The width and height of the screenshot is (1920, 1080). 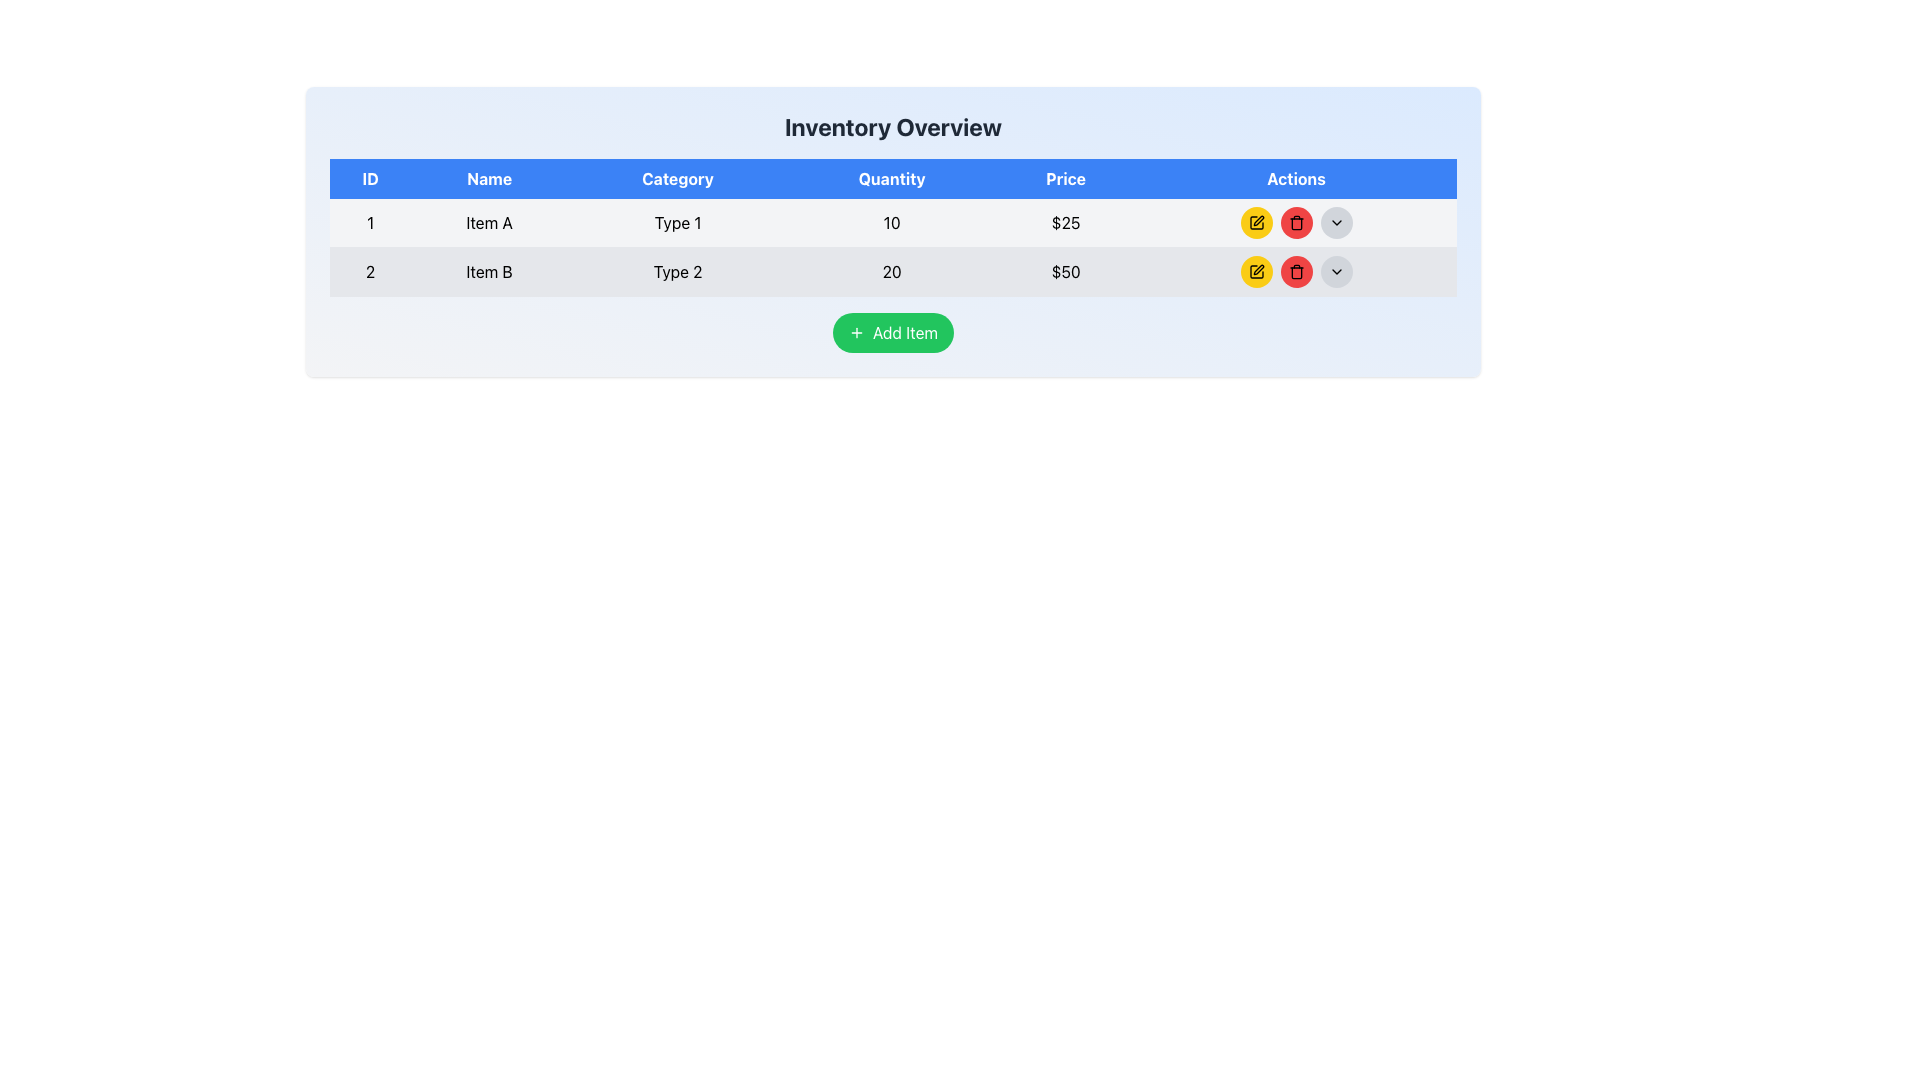 What do you see at coordinates (1255, 223) in the screenshot?
I see `the circular yellow button with a black pen icon located in the actions column of the first data row in the table` at bounding box center [1255, 223].